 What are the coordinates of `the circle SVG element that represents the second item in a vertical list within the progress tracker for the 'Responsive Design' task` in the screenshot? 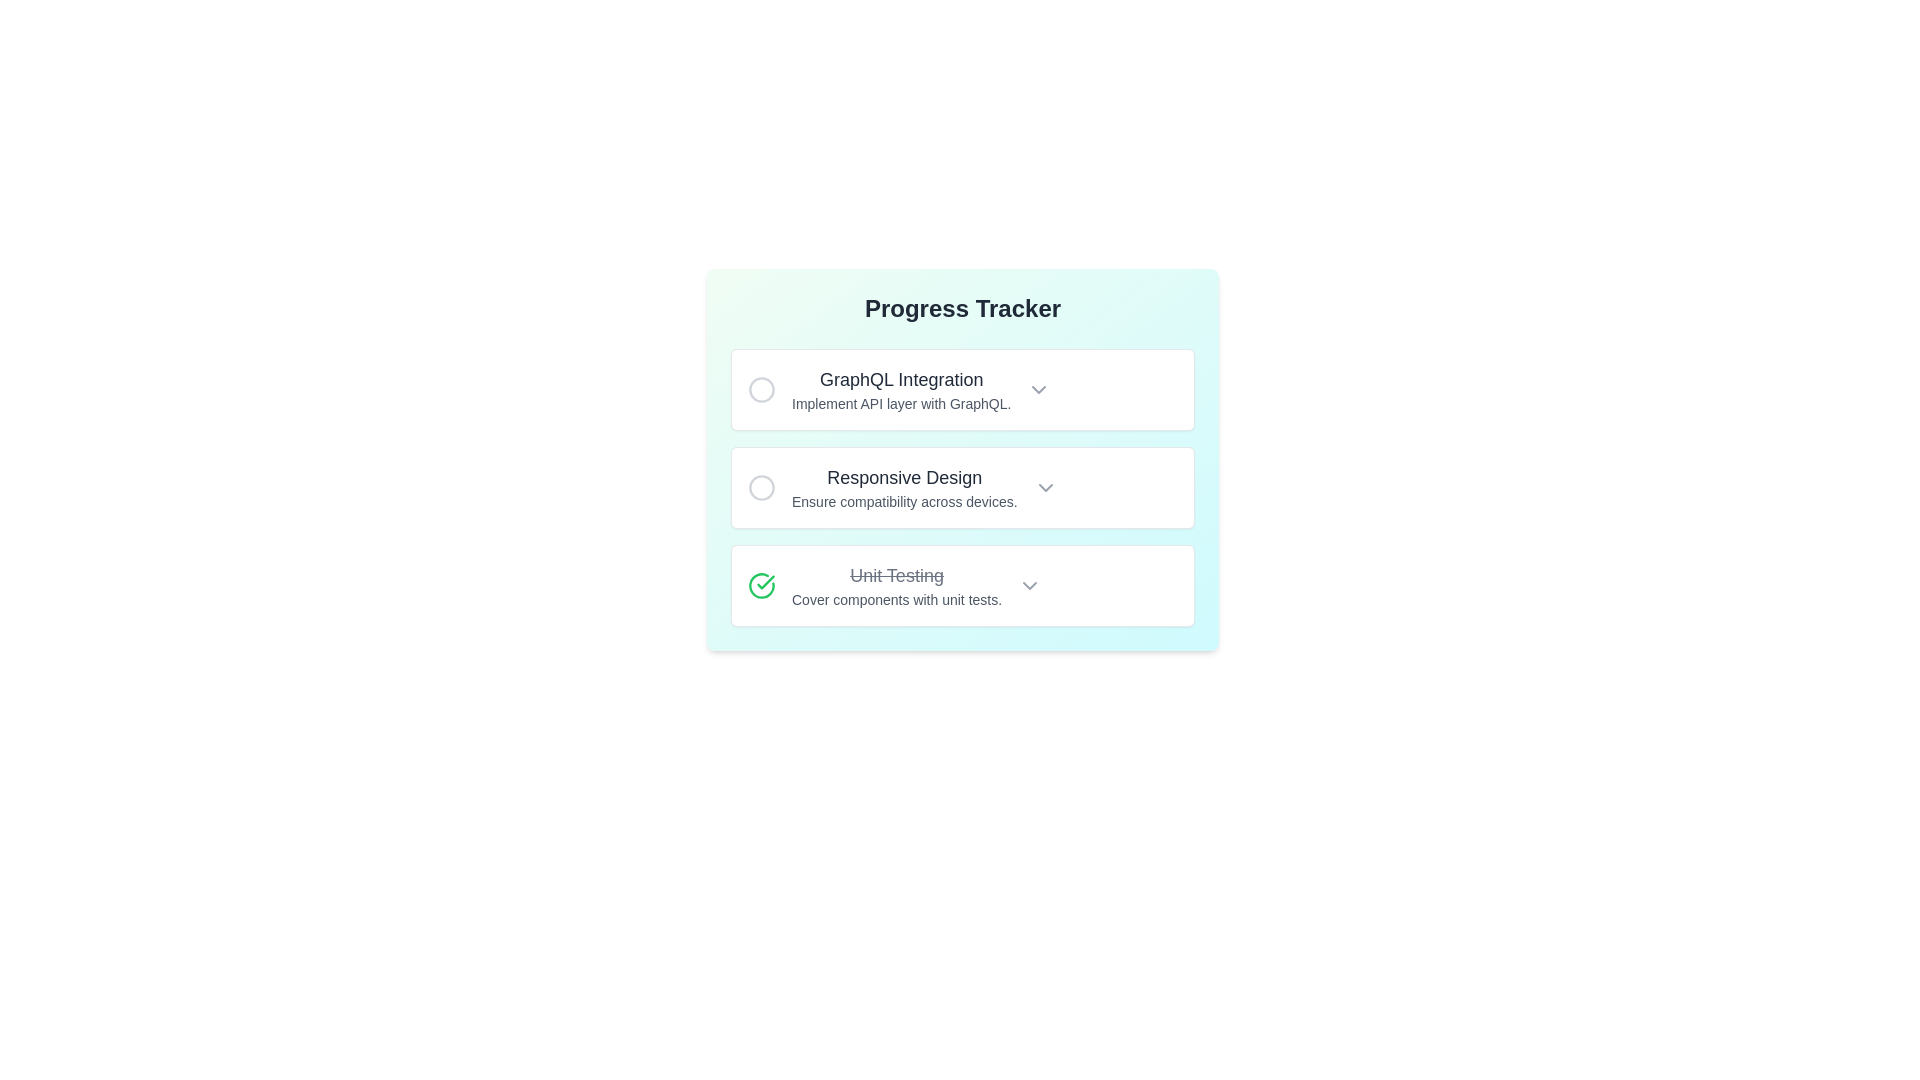 It's located at (761, 488).